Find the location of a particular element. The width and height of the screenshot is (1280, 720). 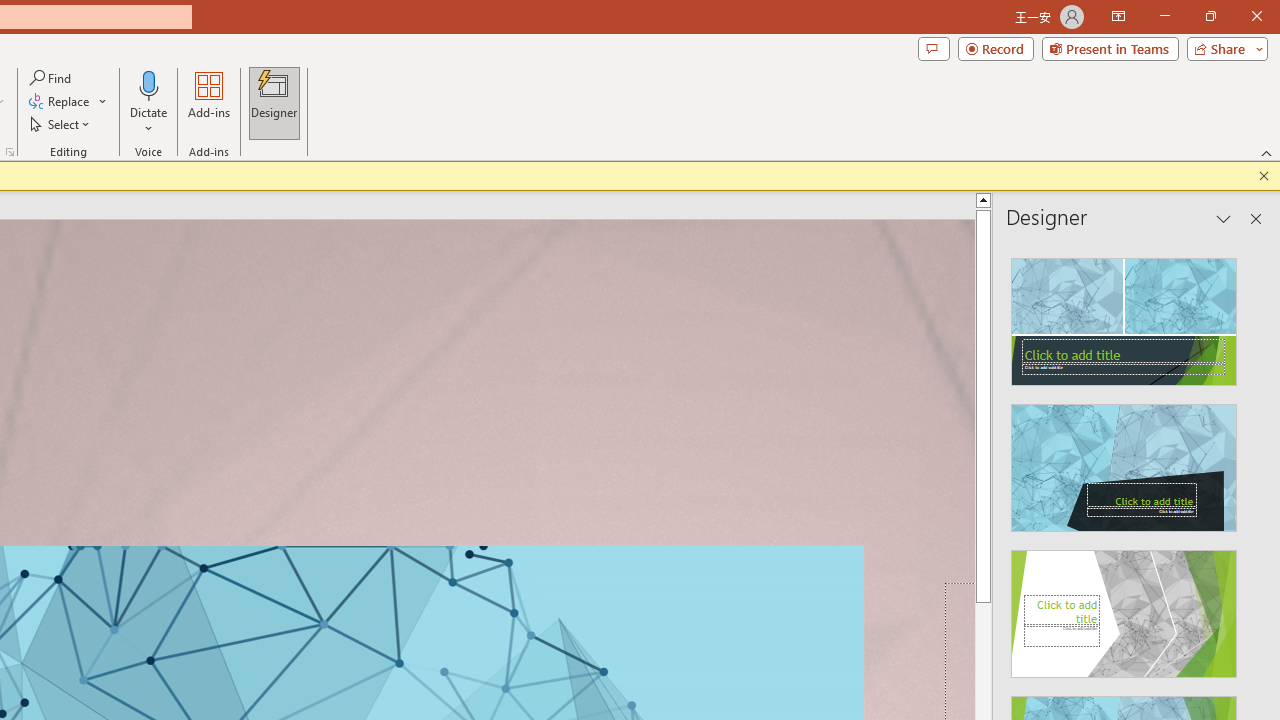

'Recommended Design: Design Idea' is located at coordinates (1124, 315).